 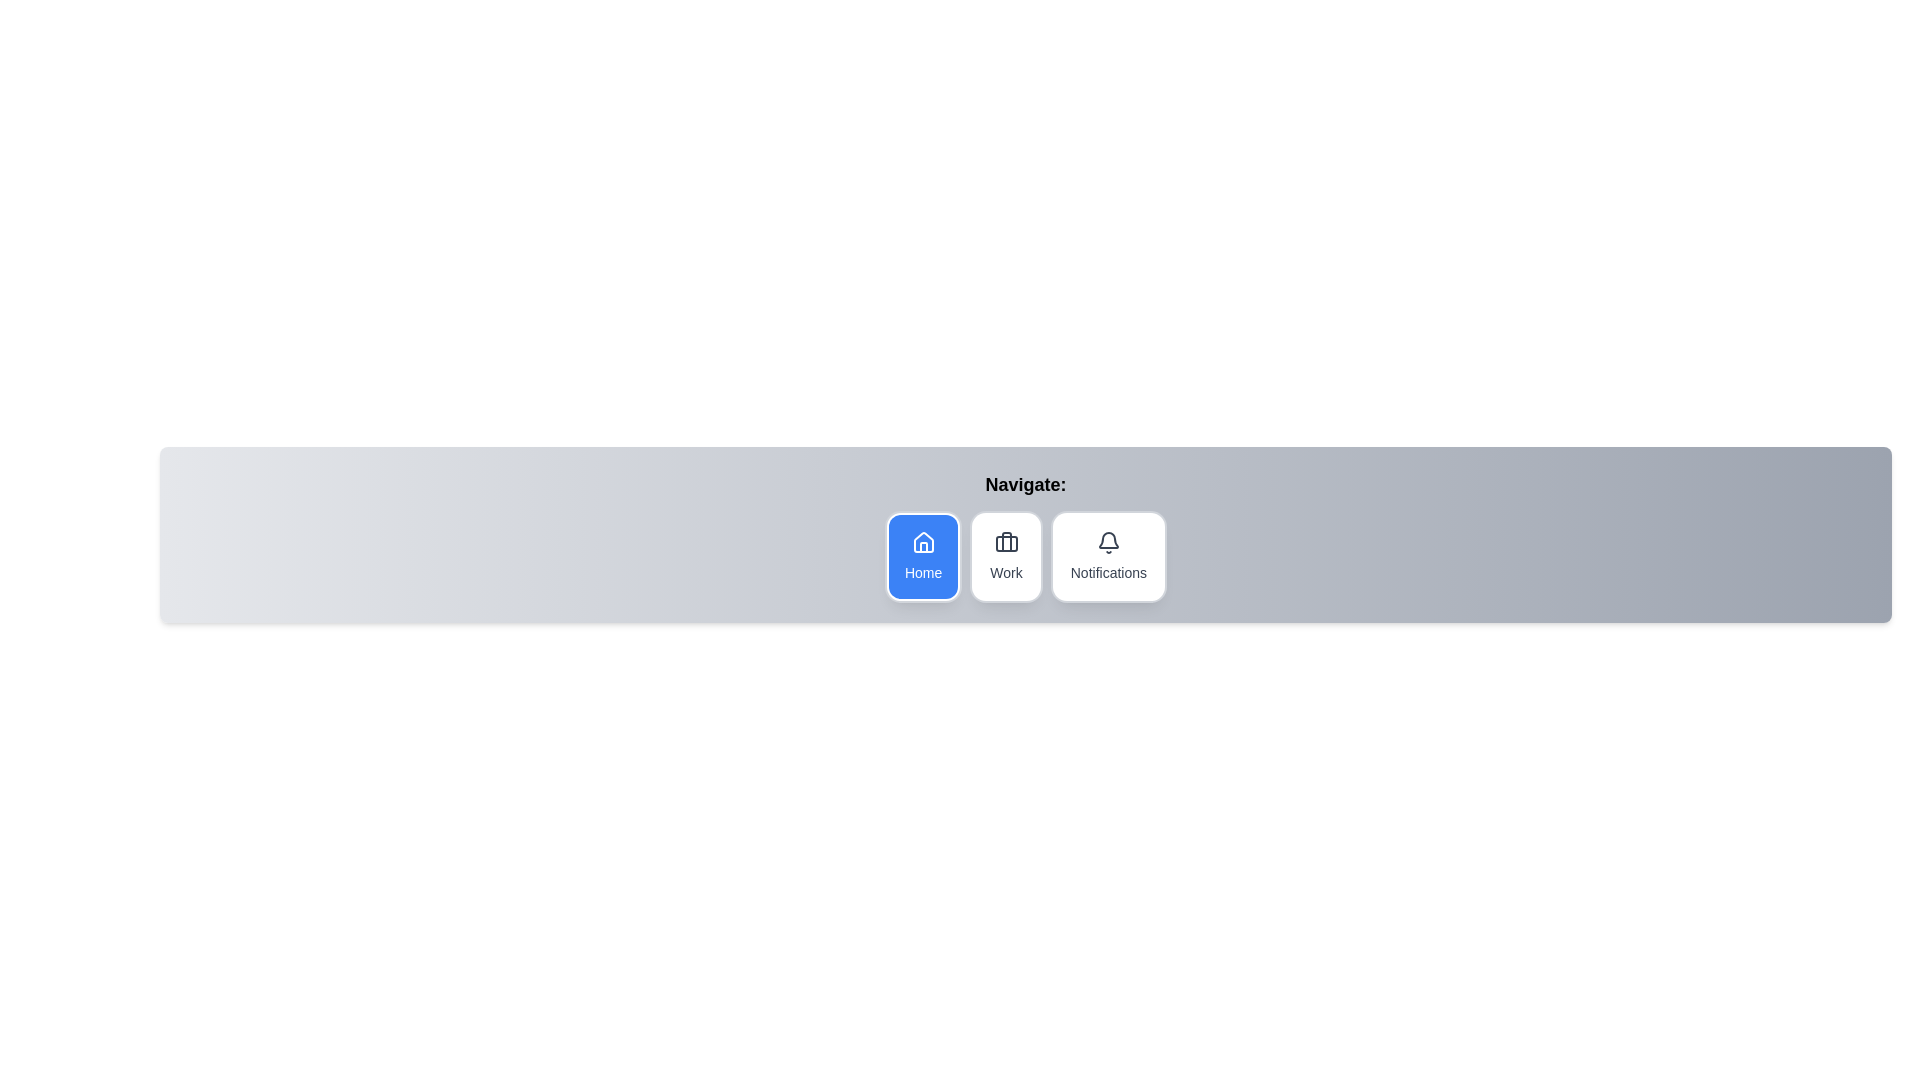 I want to click on the Notifications navigation option, so click(x=1107, y=556).